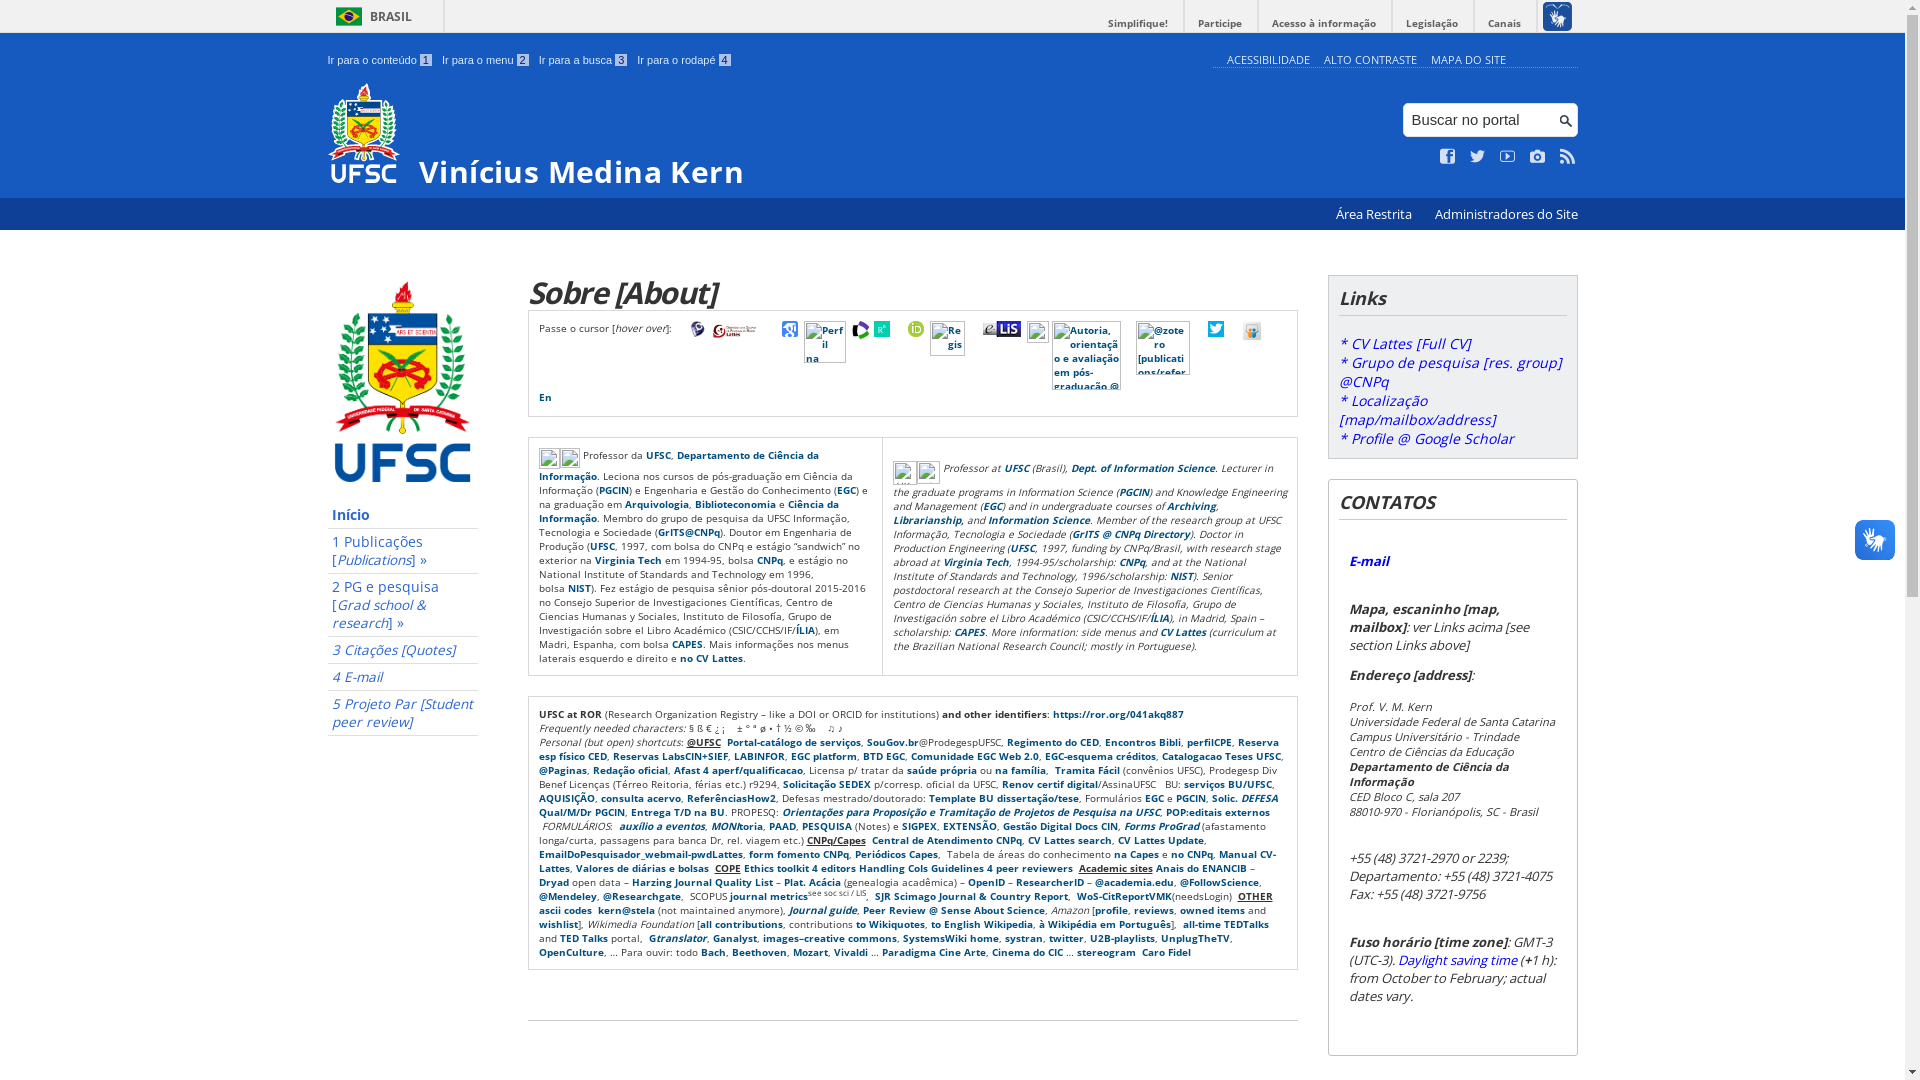  I want to click on 'systran', so click(1022, 937).